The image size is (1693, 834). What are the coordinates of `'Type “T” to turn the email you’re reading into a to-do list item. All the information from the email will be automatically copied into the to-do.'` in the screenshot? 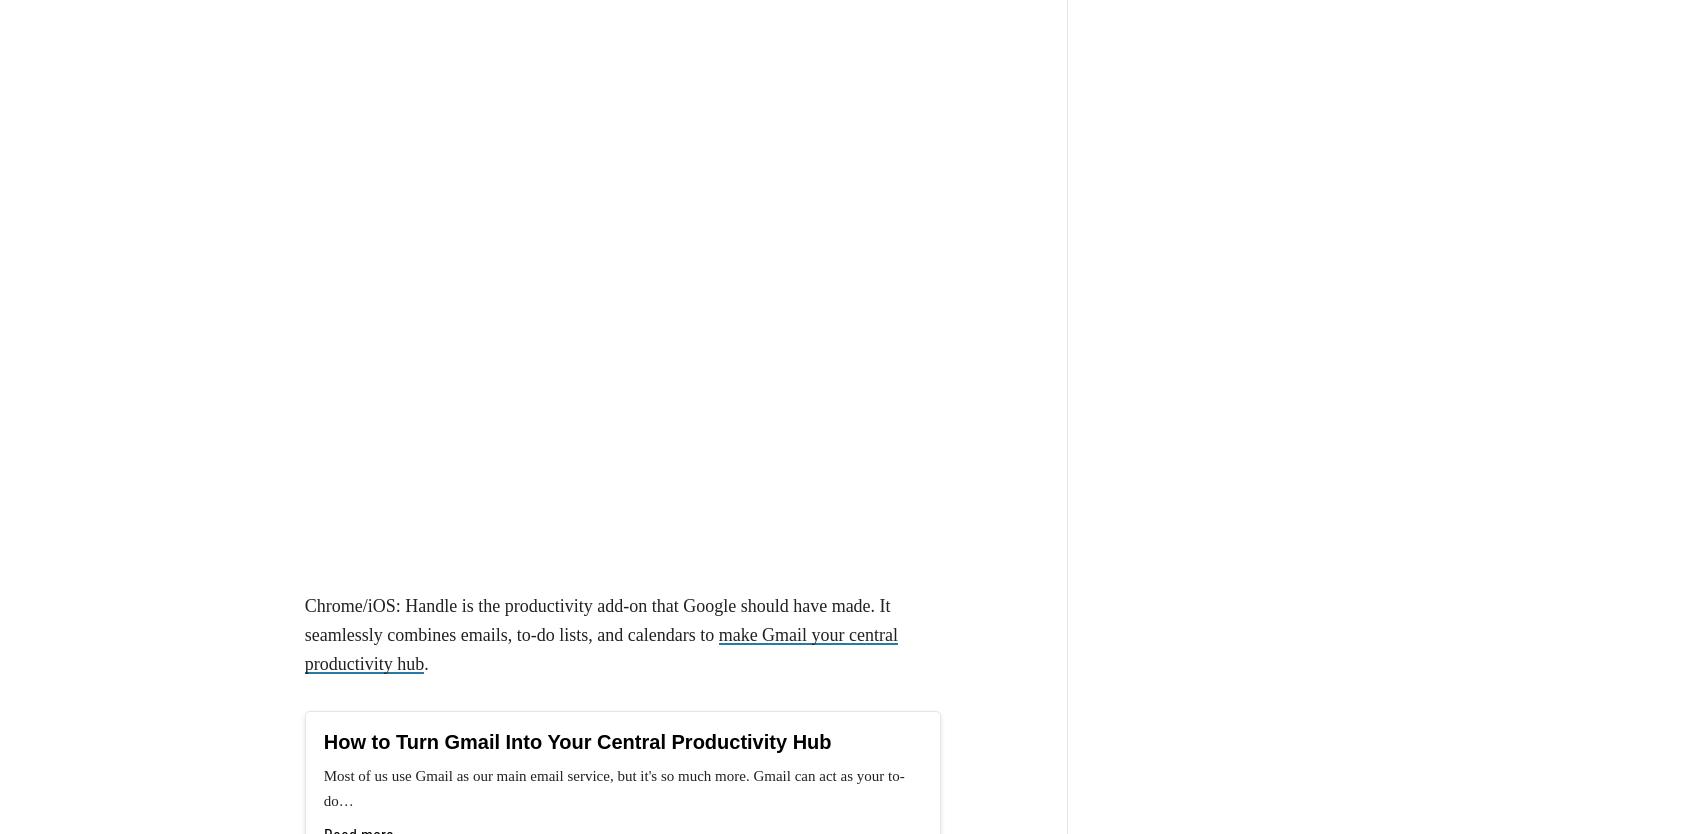 It's located at (638, 661).